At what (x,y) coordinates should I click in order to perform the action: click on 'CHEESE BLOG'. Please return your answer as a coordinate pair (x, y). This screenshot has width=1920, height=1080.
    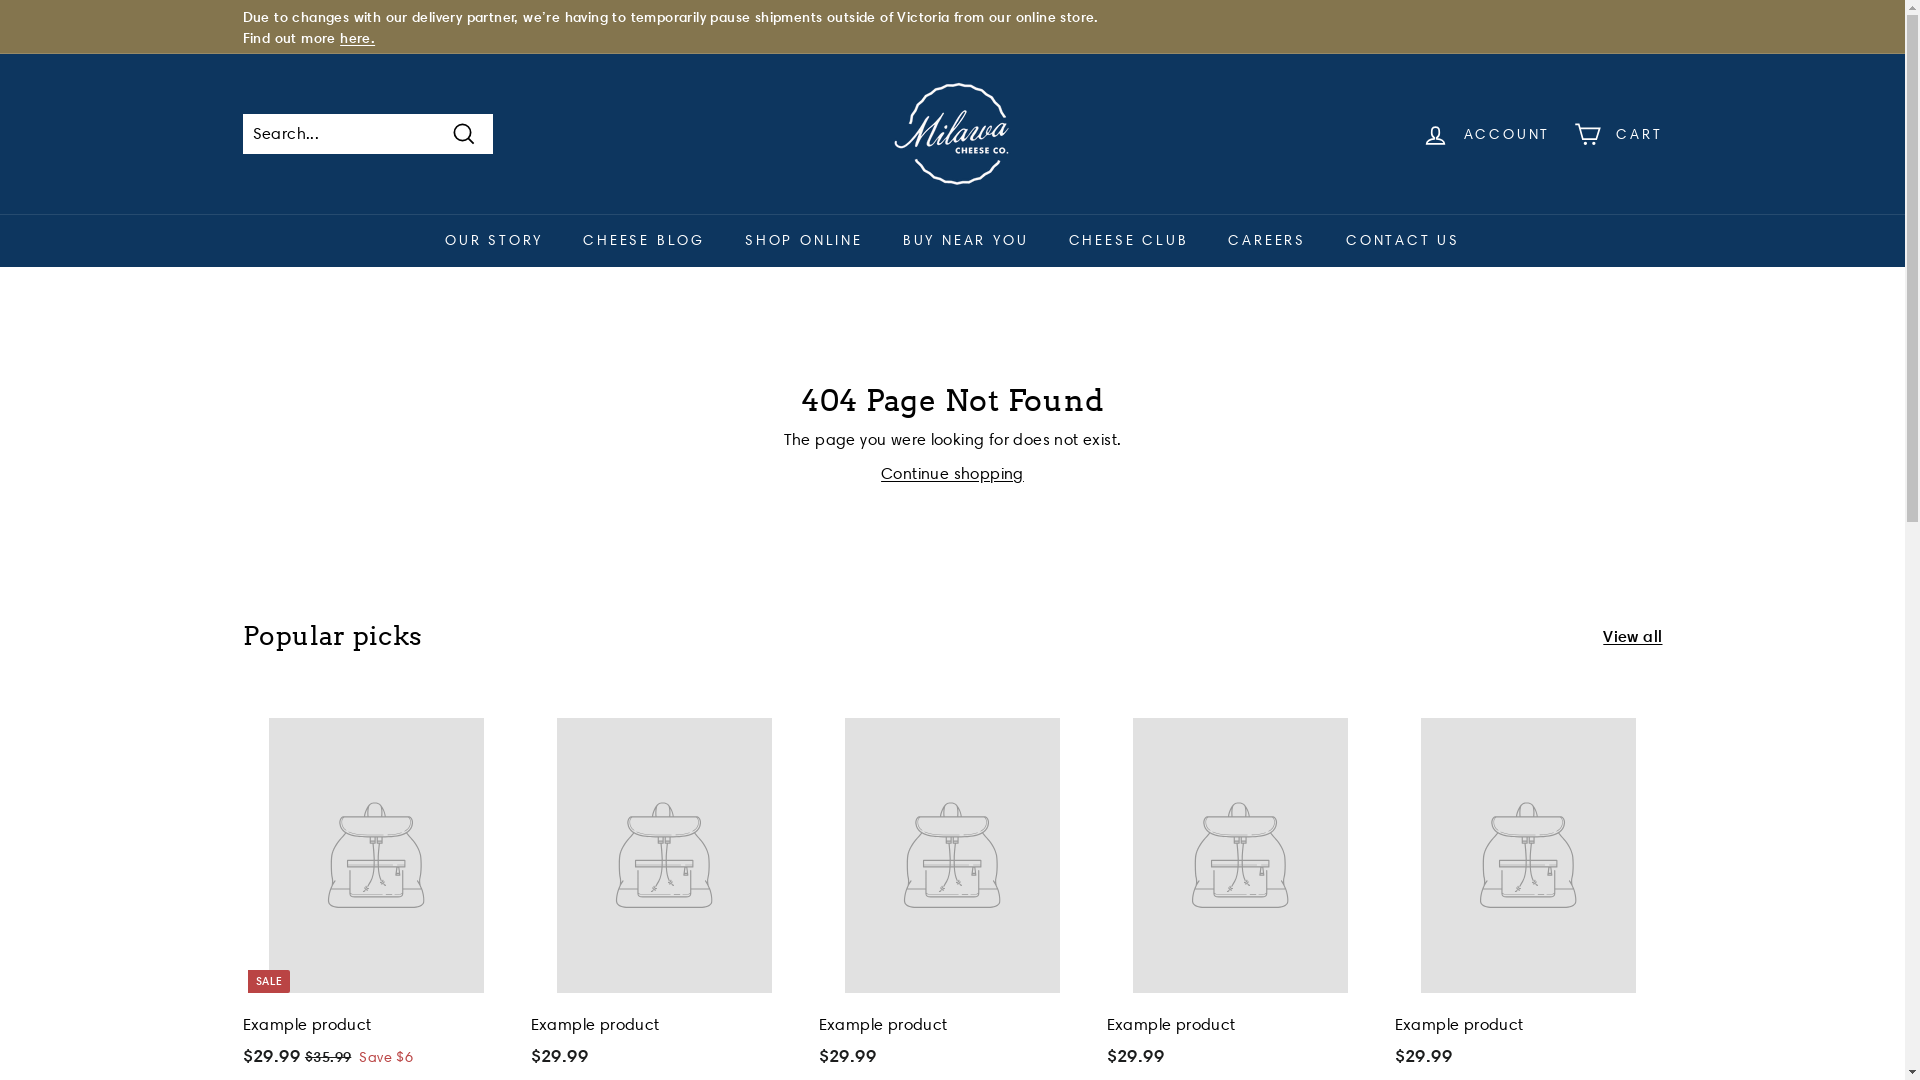
    Looking at the image, I should click on (643, 239).